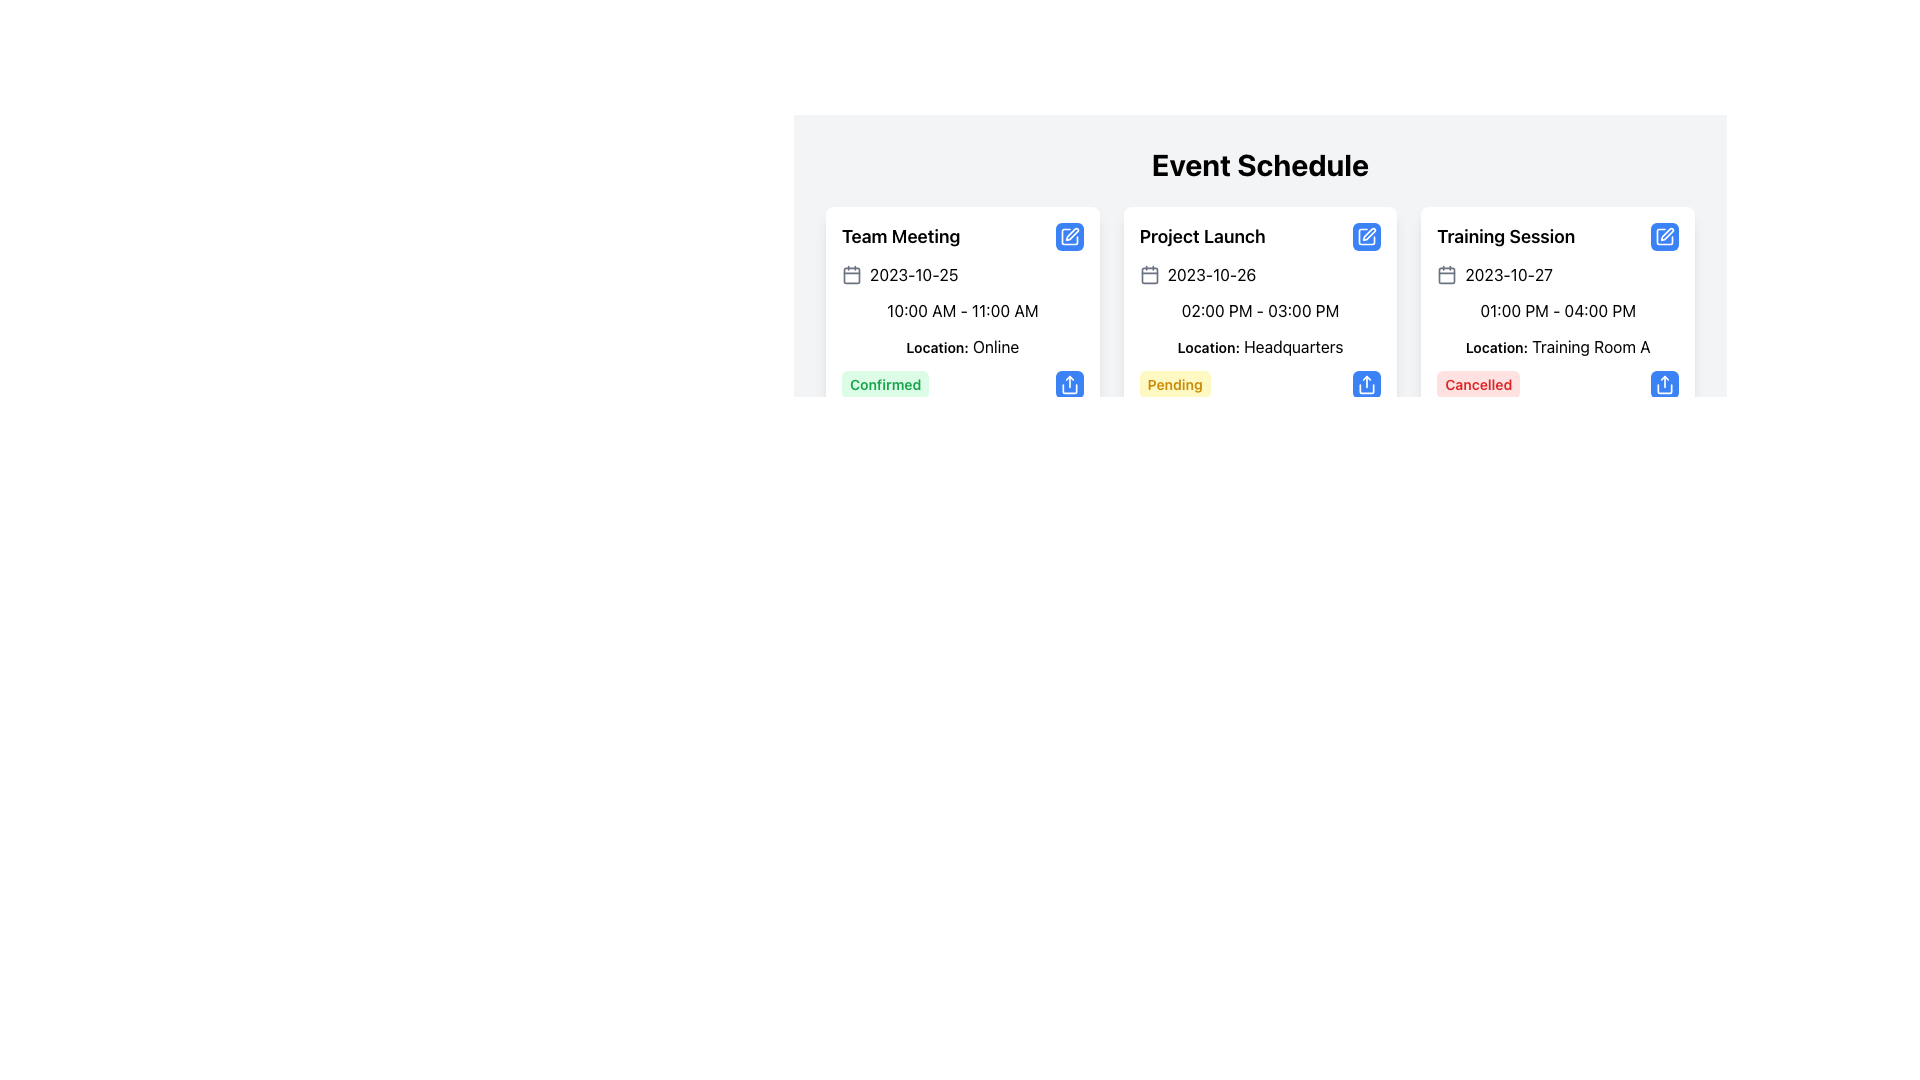 This screenshot has width=1920, height=1080. I want to click on the edit button located at the top-right corner of the 'Project Launch' section, so click(1366, 235).